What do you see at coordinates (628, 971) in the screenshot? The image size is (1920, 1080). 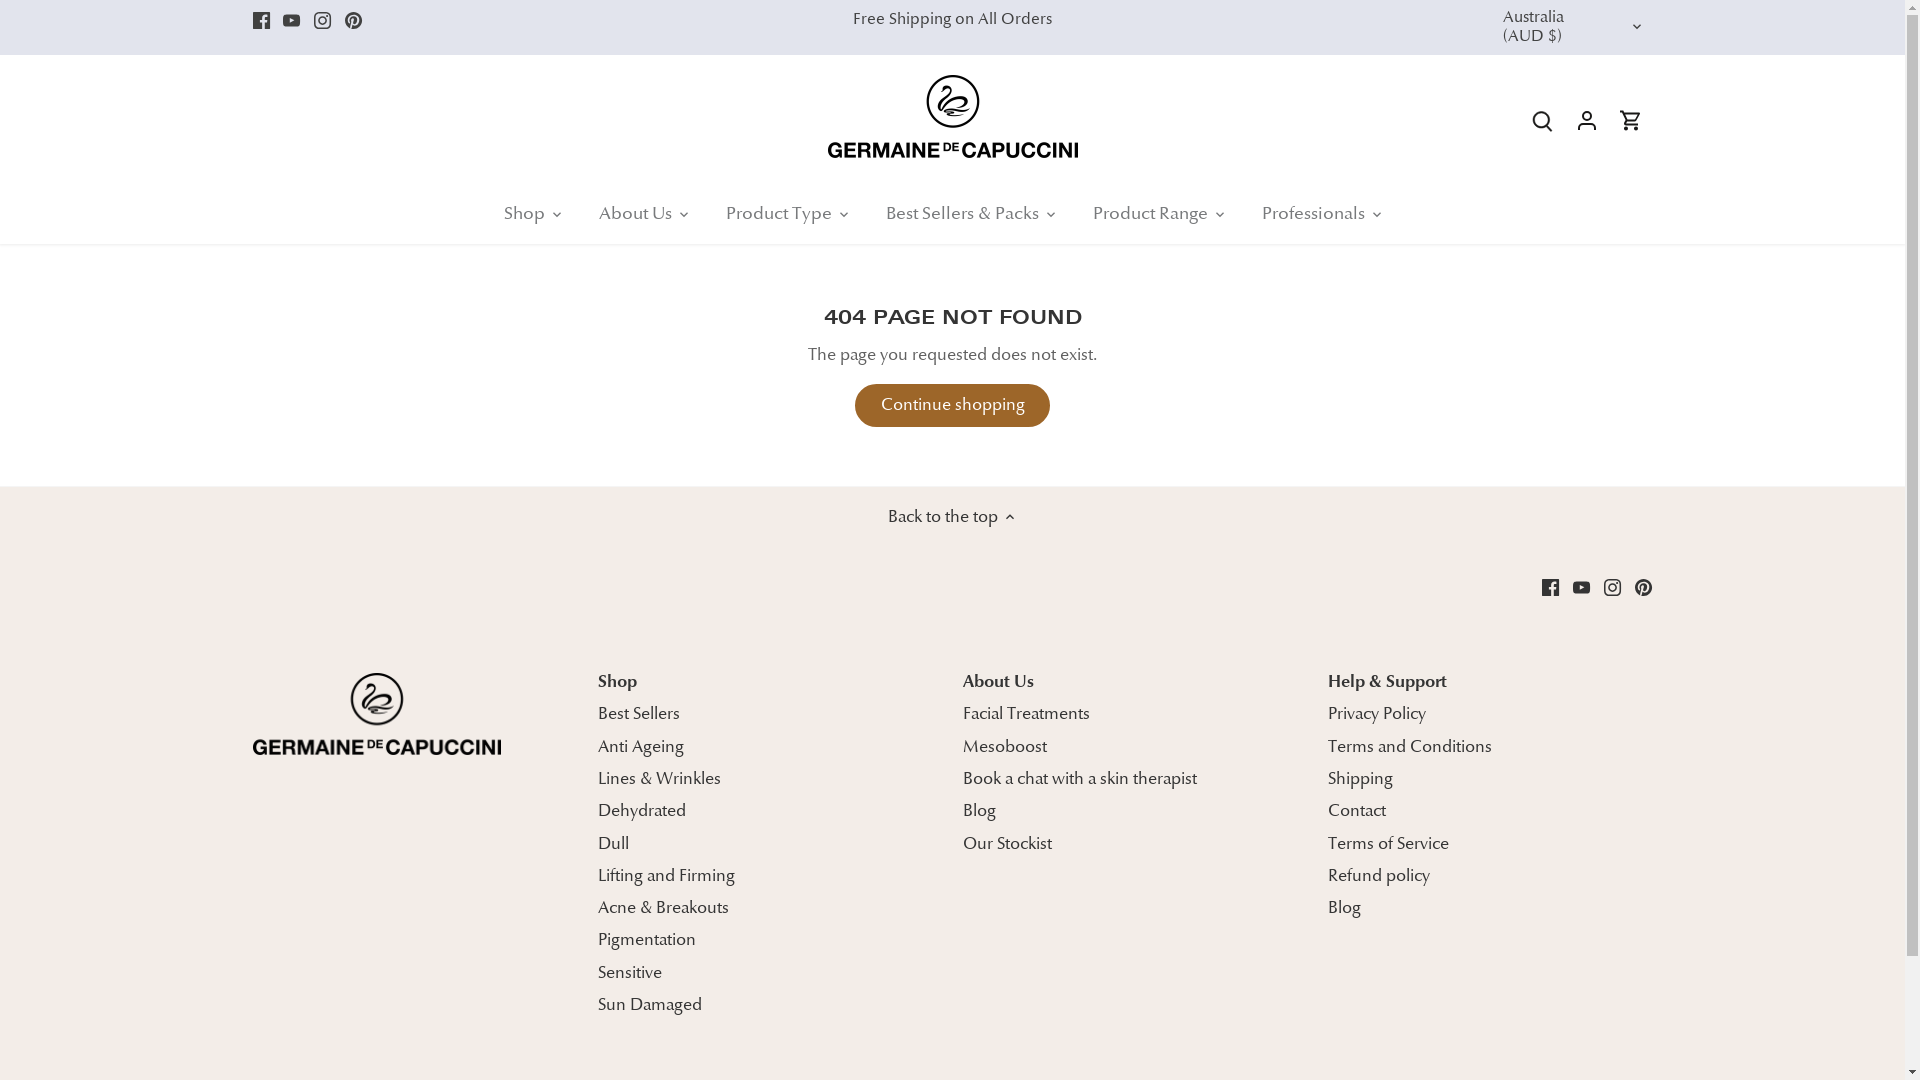 I see `'Sensitive'` at bounding box center [628, 971].